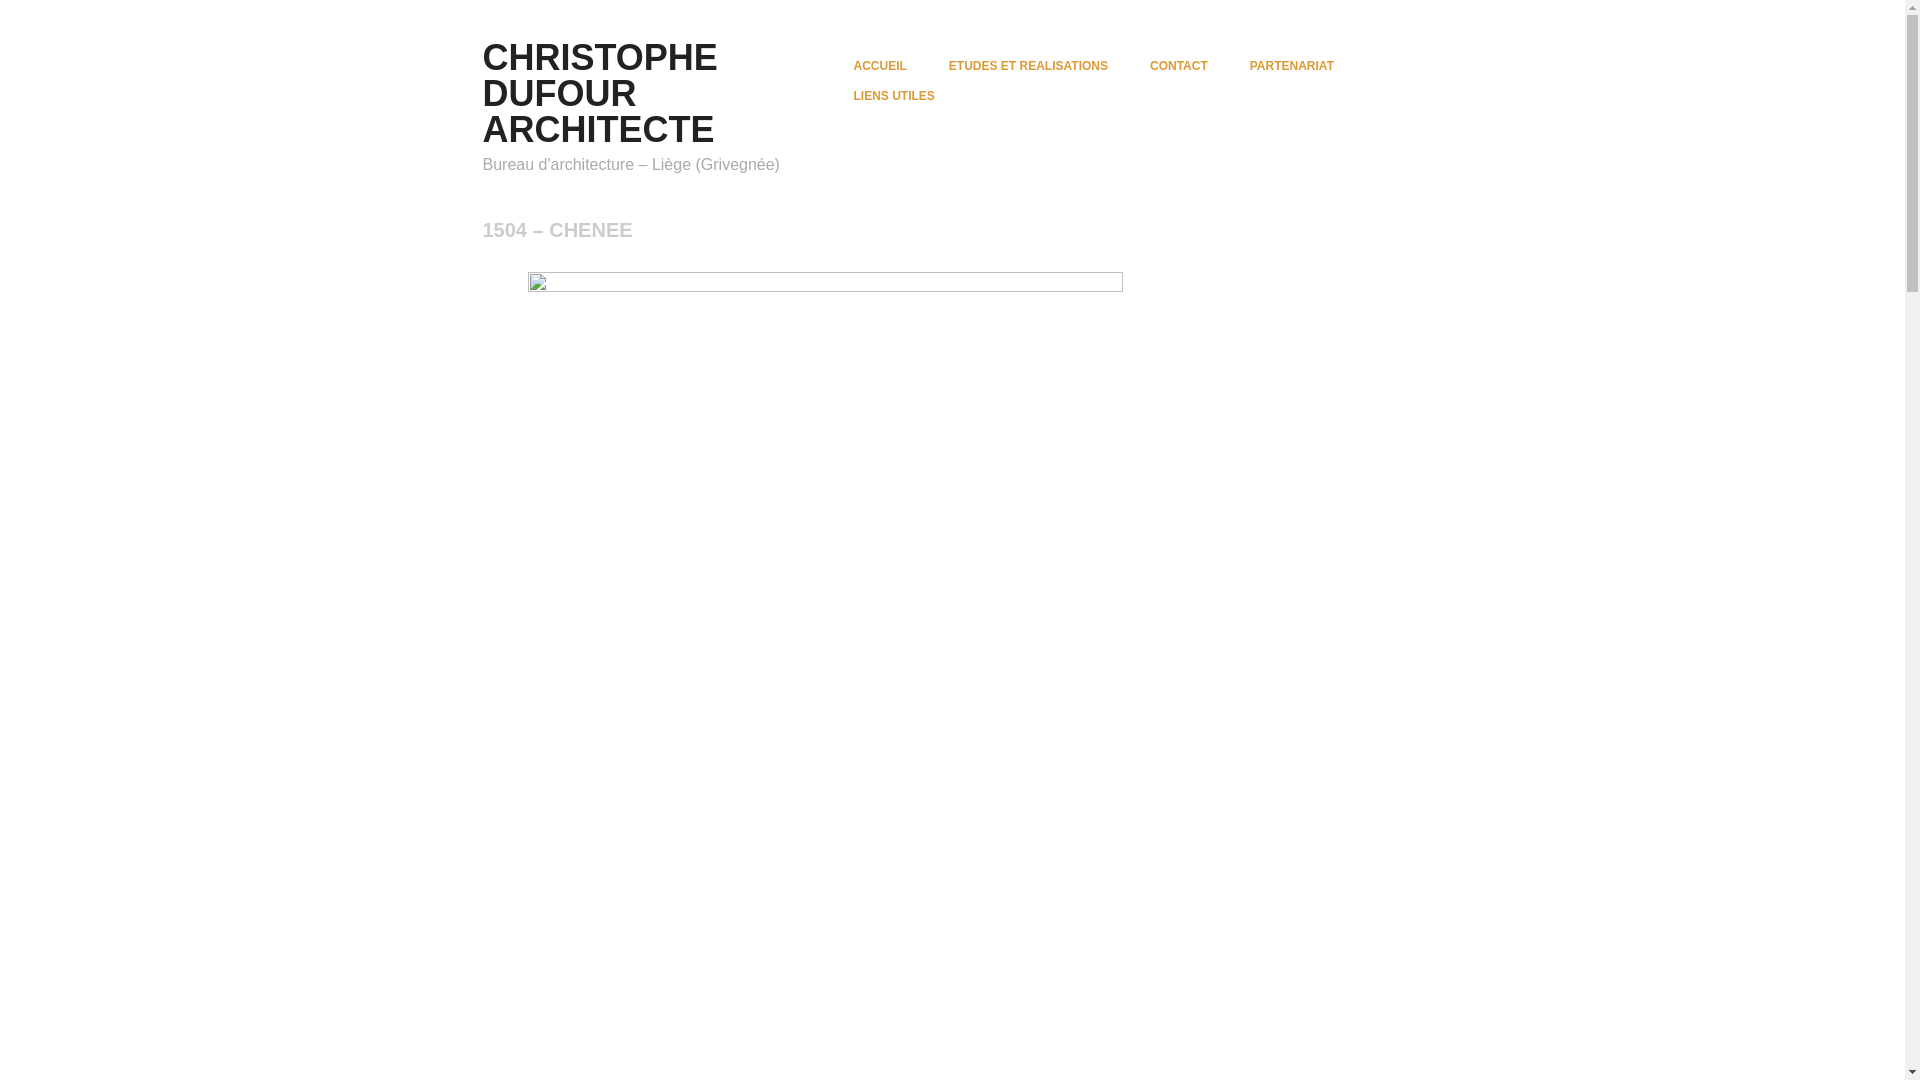 The image size is (1920, 1080). What do you see at coordinates (880, 64) in the screenshot?
I see `'ACCUEIL'` at bounding box center [880, 64].